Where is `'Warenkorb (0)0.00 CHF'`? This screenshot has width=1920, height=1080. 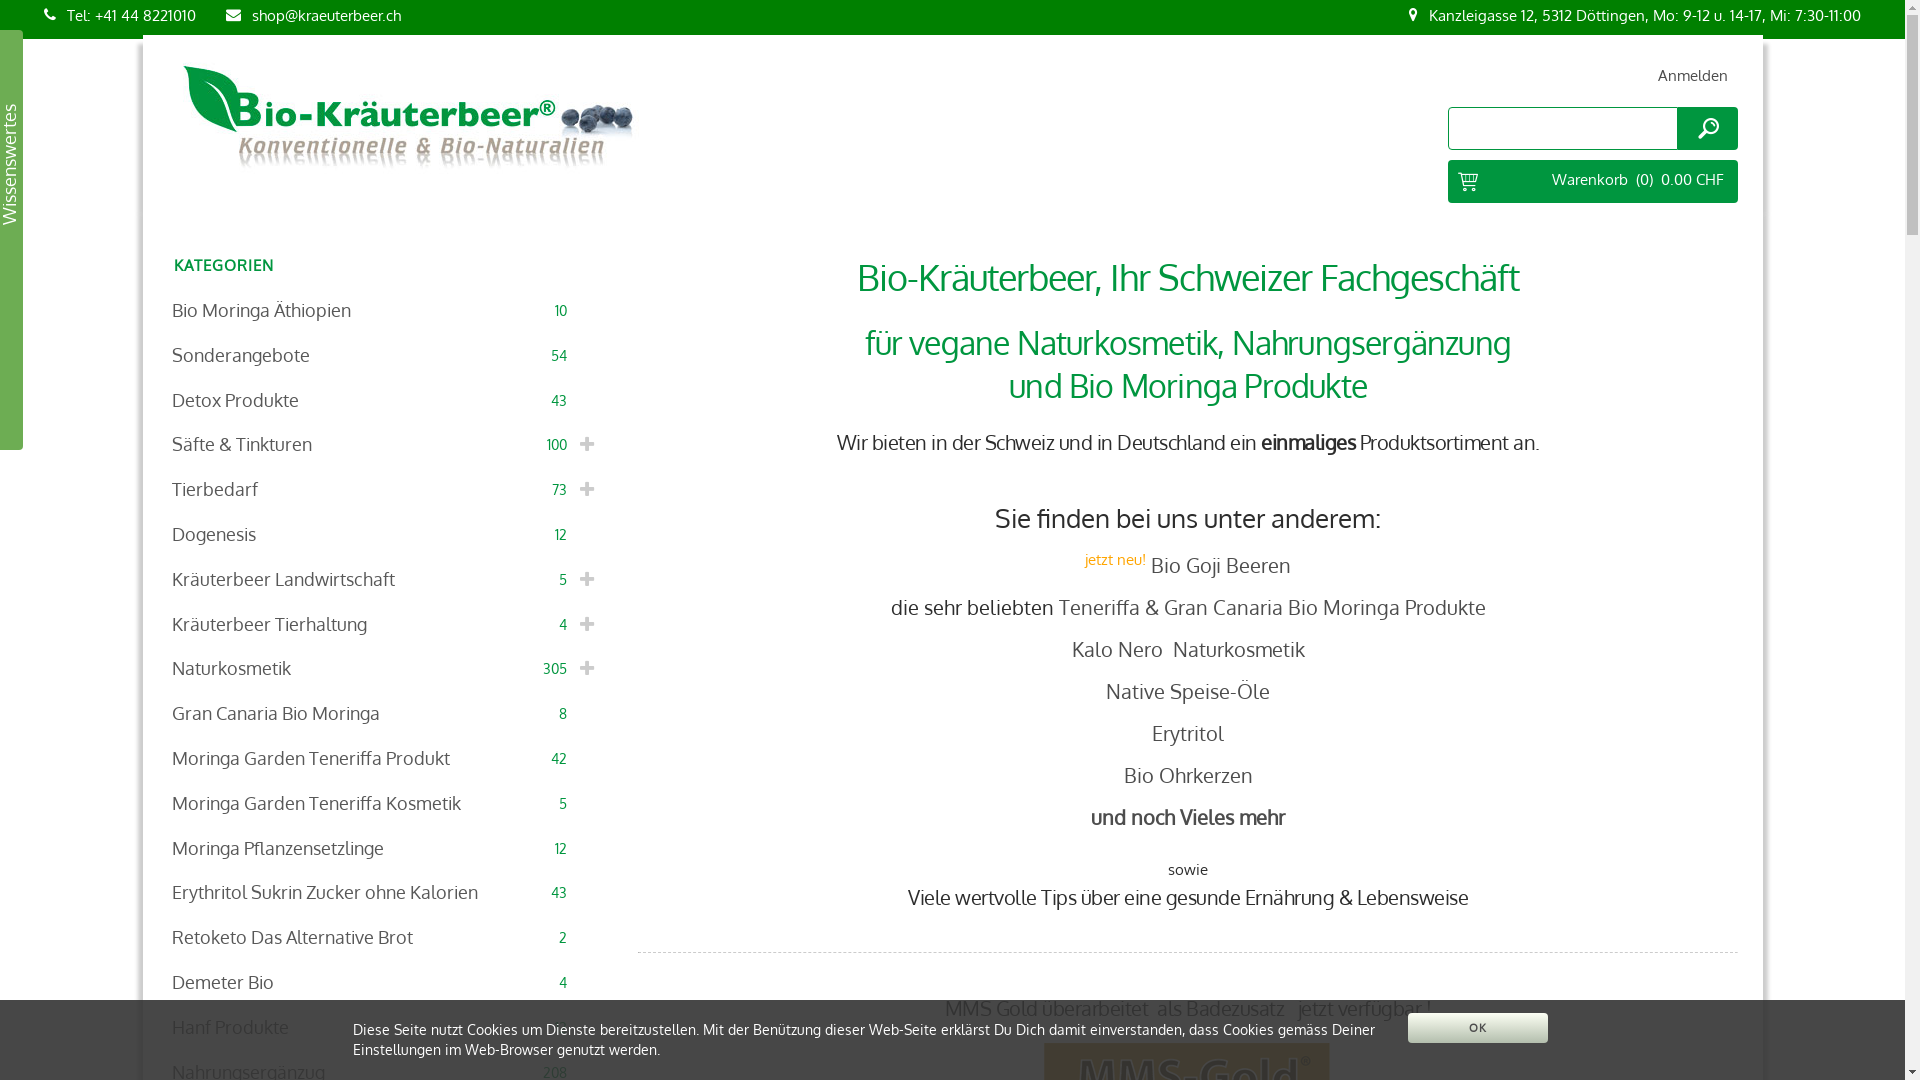
'Warenkorb (0)0.00 CHF' is located at coordinates (1592, 181).